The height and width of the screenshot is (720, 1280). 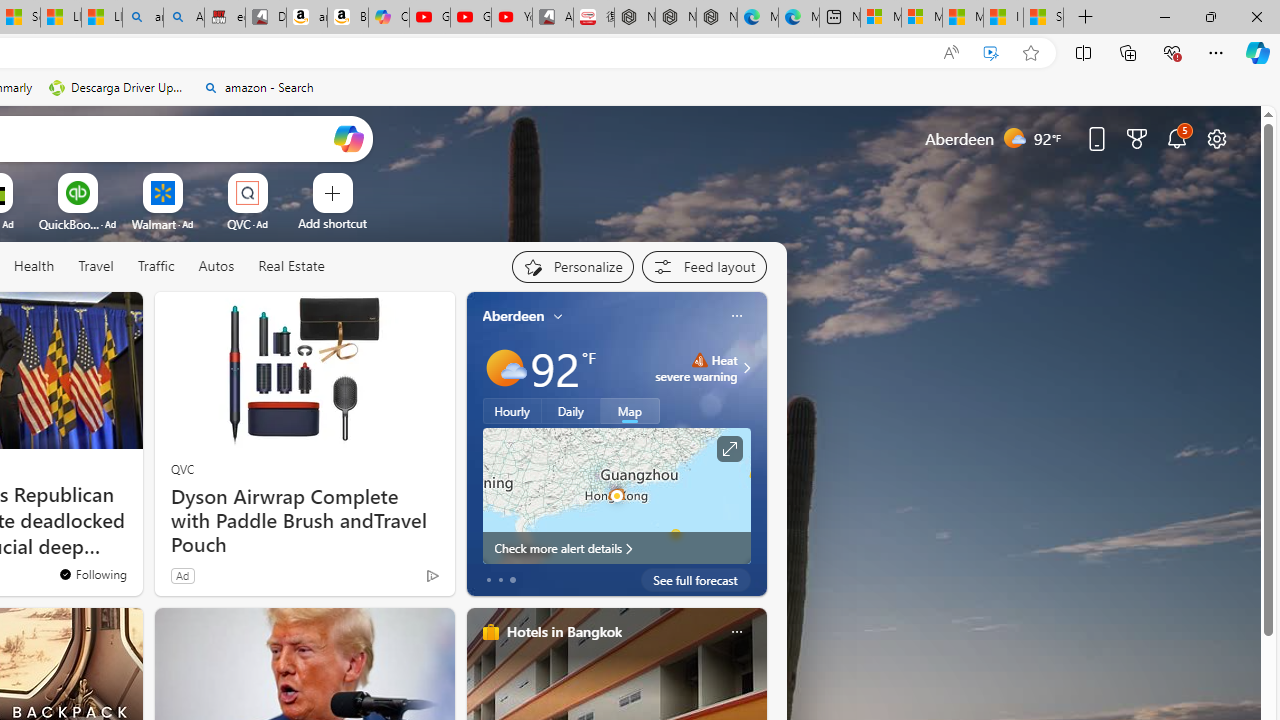 I want to click on 'Copilot (Ctrl+Shift+.)', so click(x=1257, y=51).